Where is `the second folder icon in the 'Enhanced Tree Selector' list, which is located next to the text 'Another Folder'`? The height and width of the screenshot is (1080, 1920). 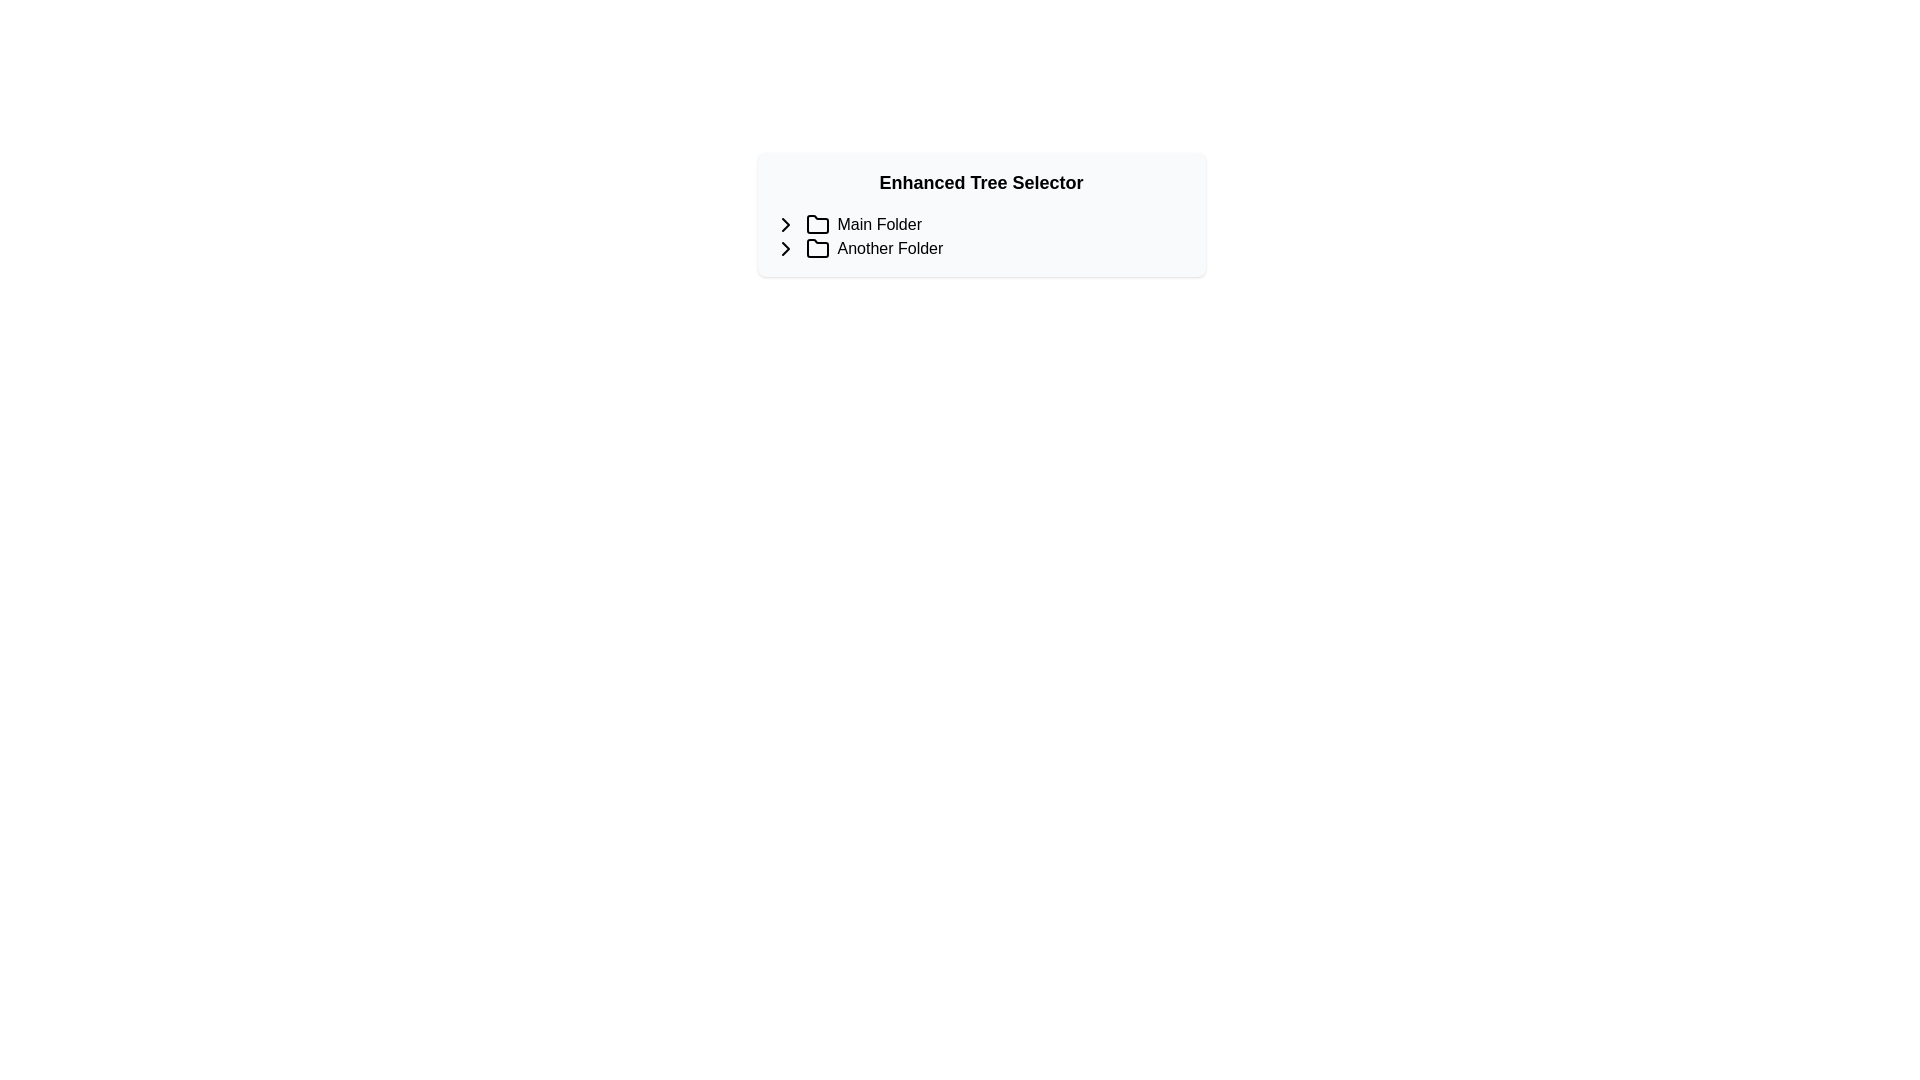
the second folder icon in the 'Enhanced Tree Selector' list, which is located next to the text 'Another Folder' is located at coordinates (817, 247).